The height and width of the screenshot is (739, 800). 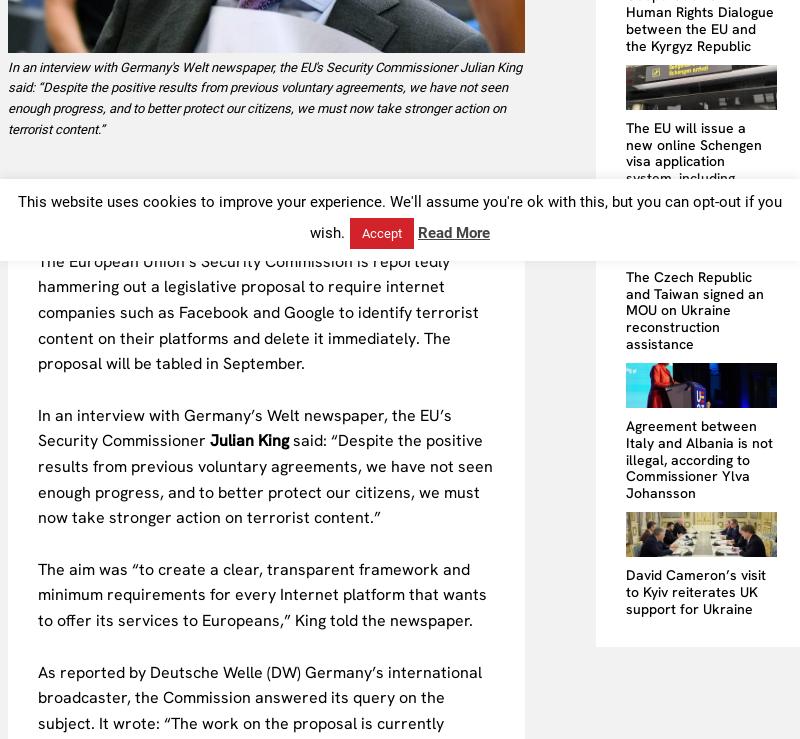 What do you see at coordinates (261, 594) in the screenshot?
I see `'The aim was “to create a clear, transparent framework and minimum requirements for every Internet platform that wants to offer its services to Europeans,” King told the newspaper.'` at bounding box center [261, 594].